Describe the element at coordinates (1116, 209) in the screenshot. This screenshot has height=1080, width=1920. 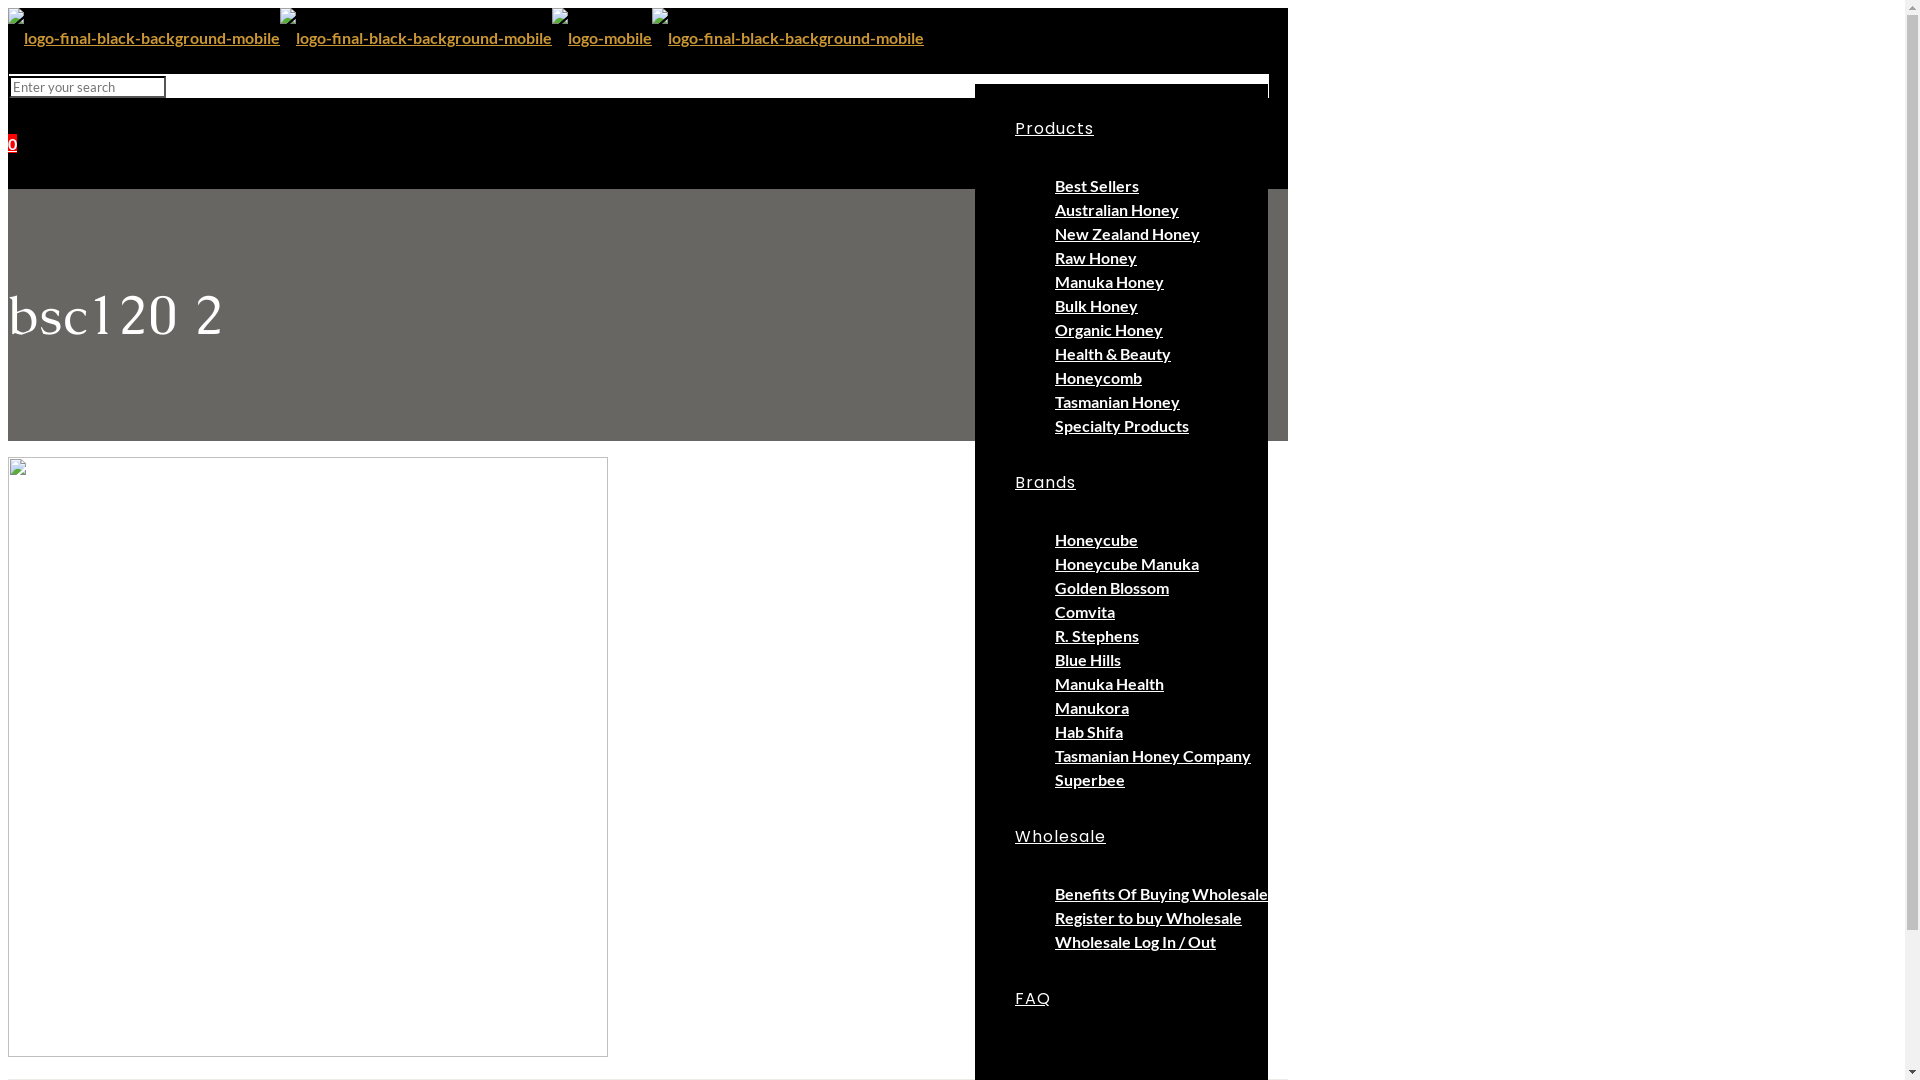
I see `'Australian Honey'` at that location.